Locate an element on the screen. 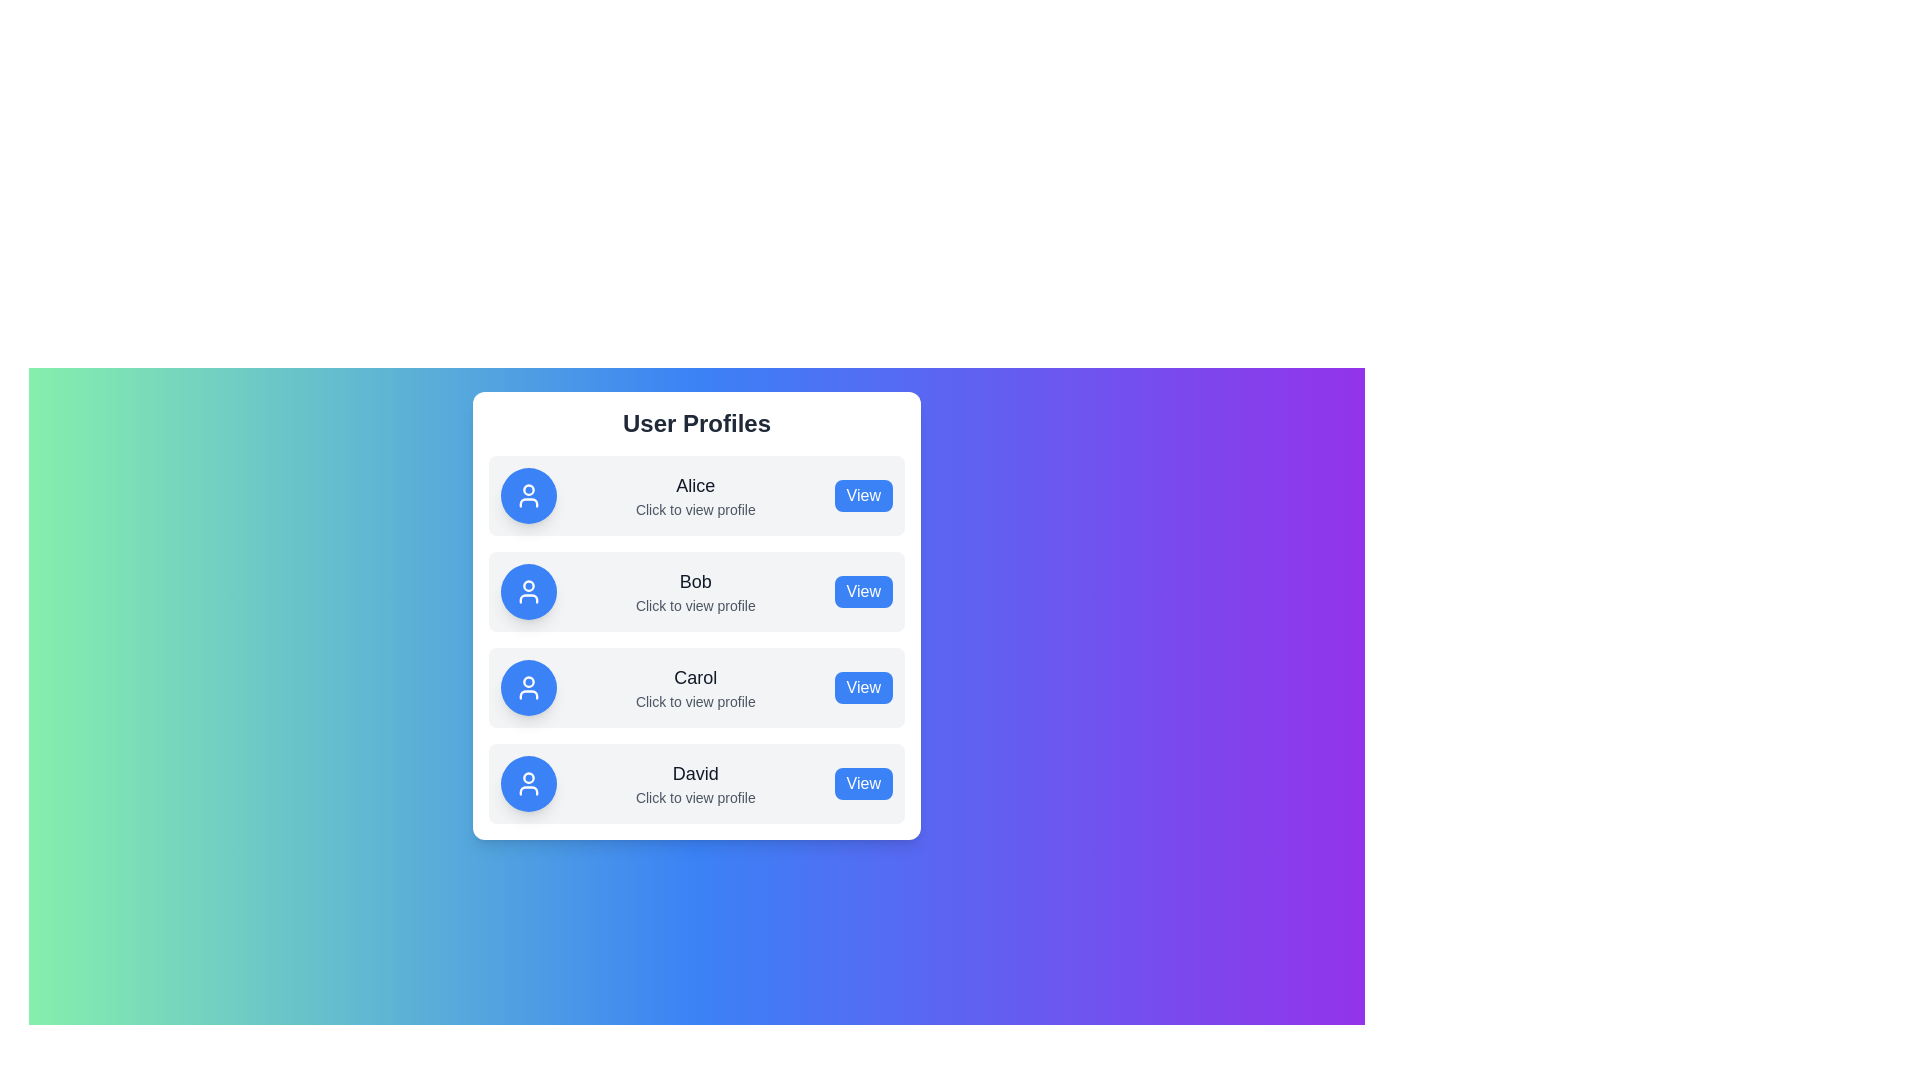 The image size is (1920, 1080). the text block that contains the name and description of Carol's profile, located below Bob's profile entry and above David's profile entry, next to a blue profile icon and a blue 'View' button is located at coordinates (695, 686).